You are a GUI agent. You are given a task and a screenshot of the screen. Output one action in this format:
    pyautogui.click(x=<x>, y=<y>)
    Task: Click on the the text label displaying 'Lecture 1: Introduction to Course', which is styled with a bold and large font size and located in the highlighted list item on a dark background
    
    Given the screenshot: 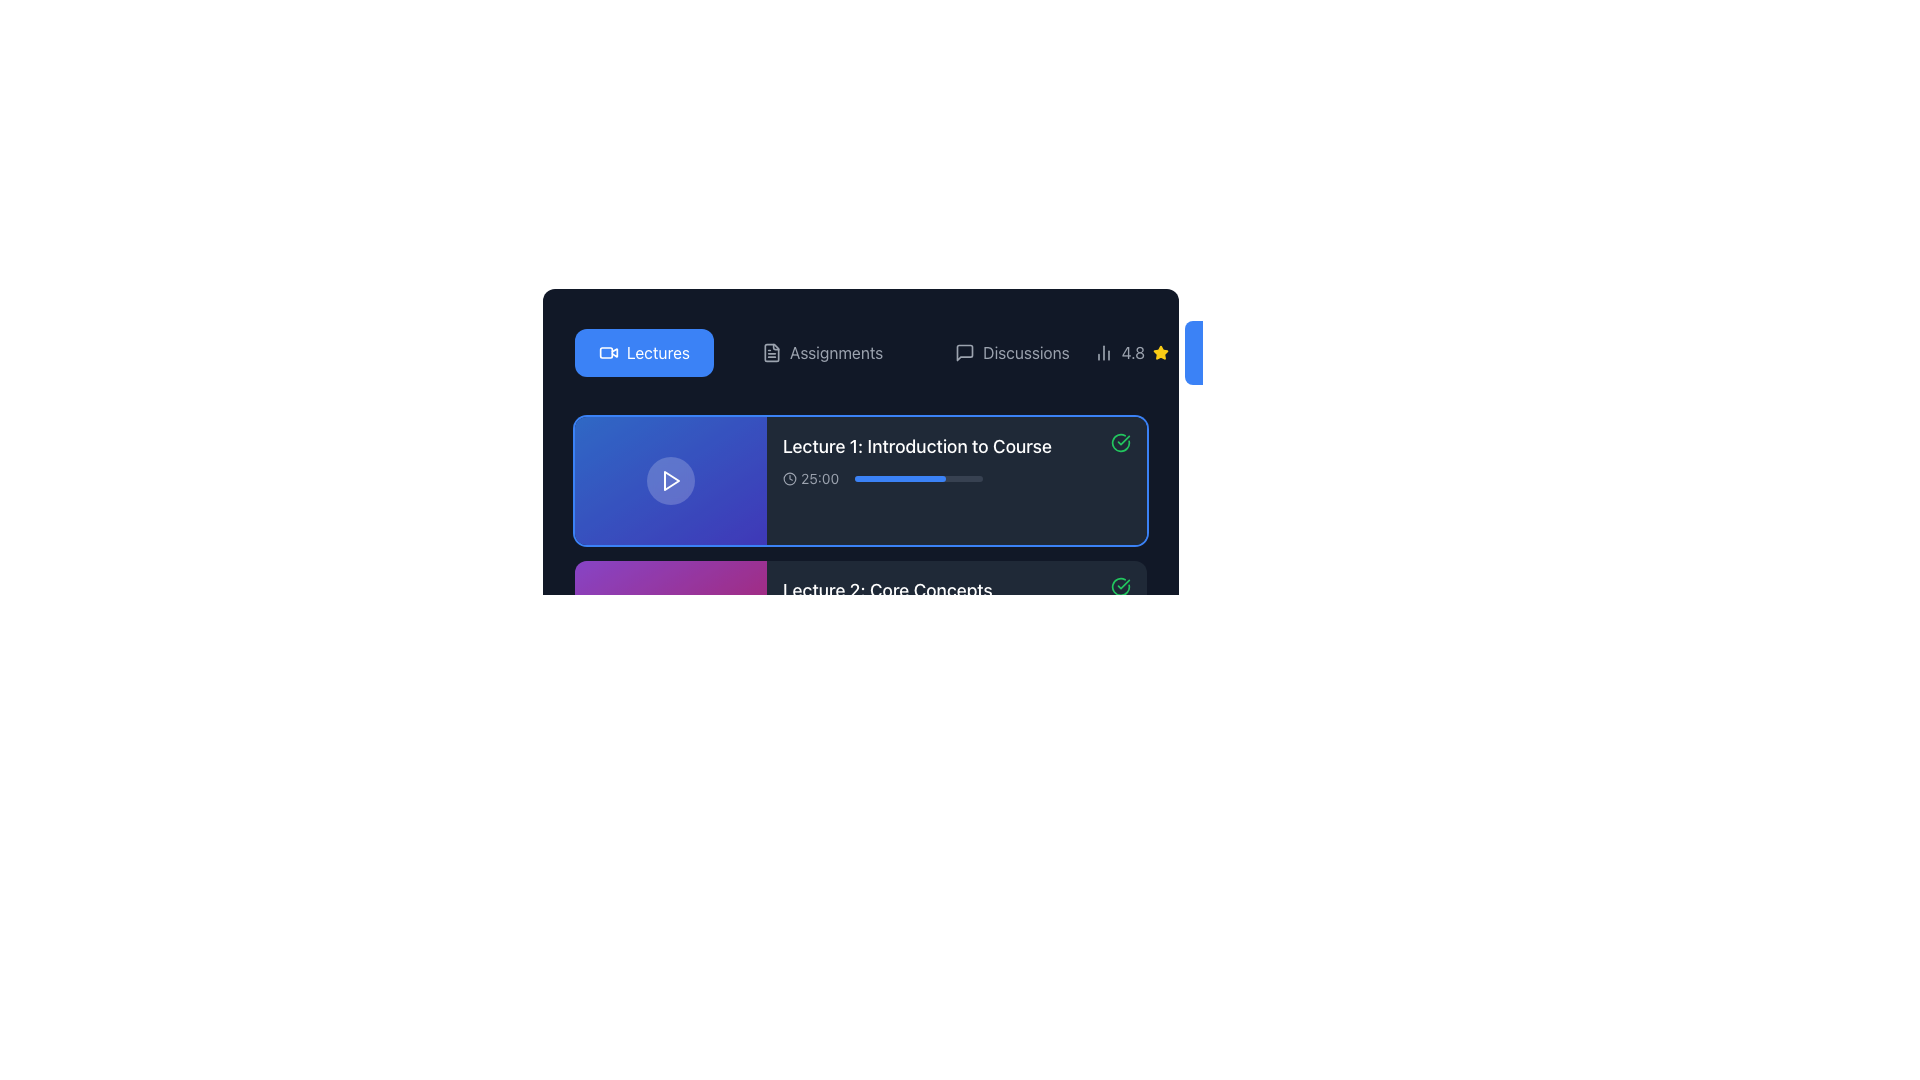 What is the action you would take?
    pyautogui.click(x=916, y=446)
    